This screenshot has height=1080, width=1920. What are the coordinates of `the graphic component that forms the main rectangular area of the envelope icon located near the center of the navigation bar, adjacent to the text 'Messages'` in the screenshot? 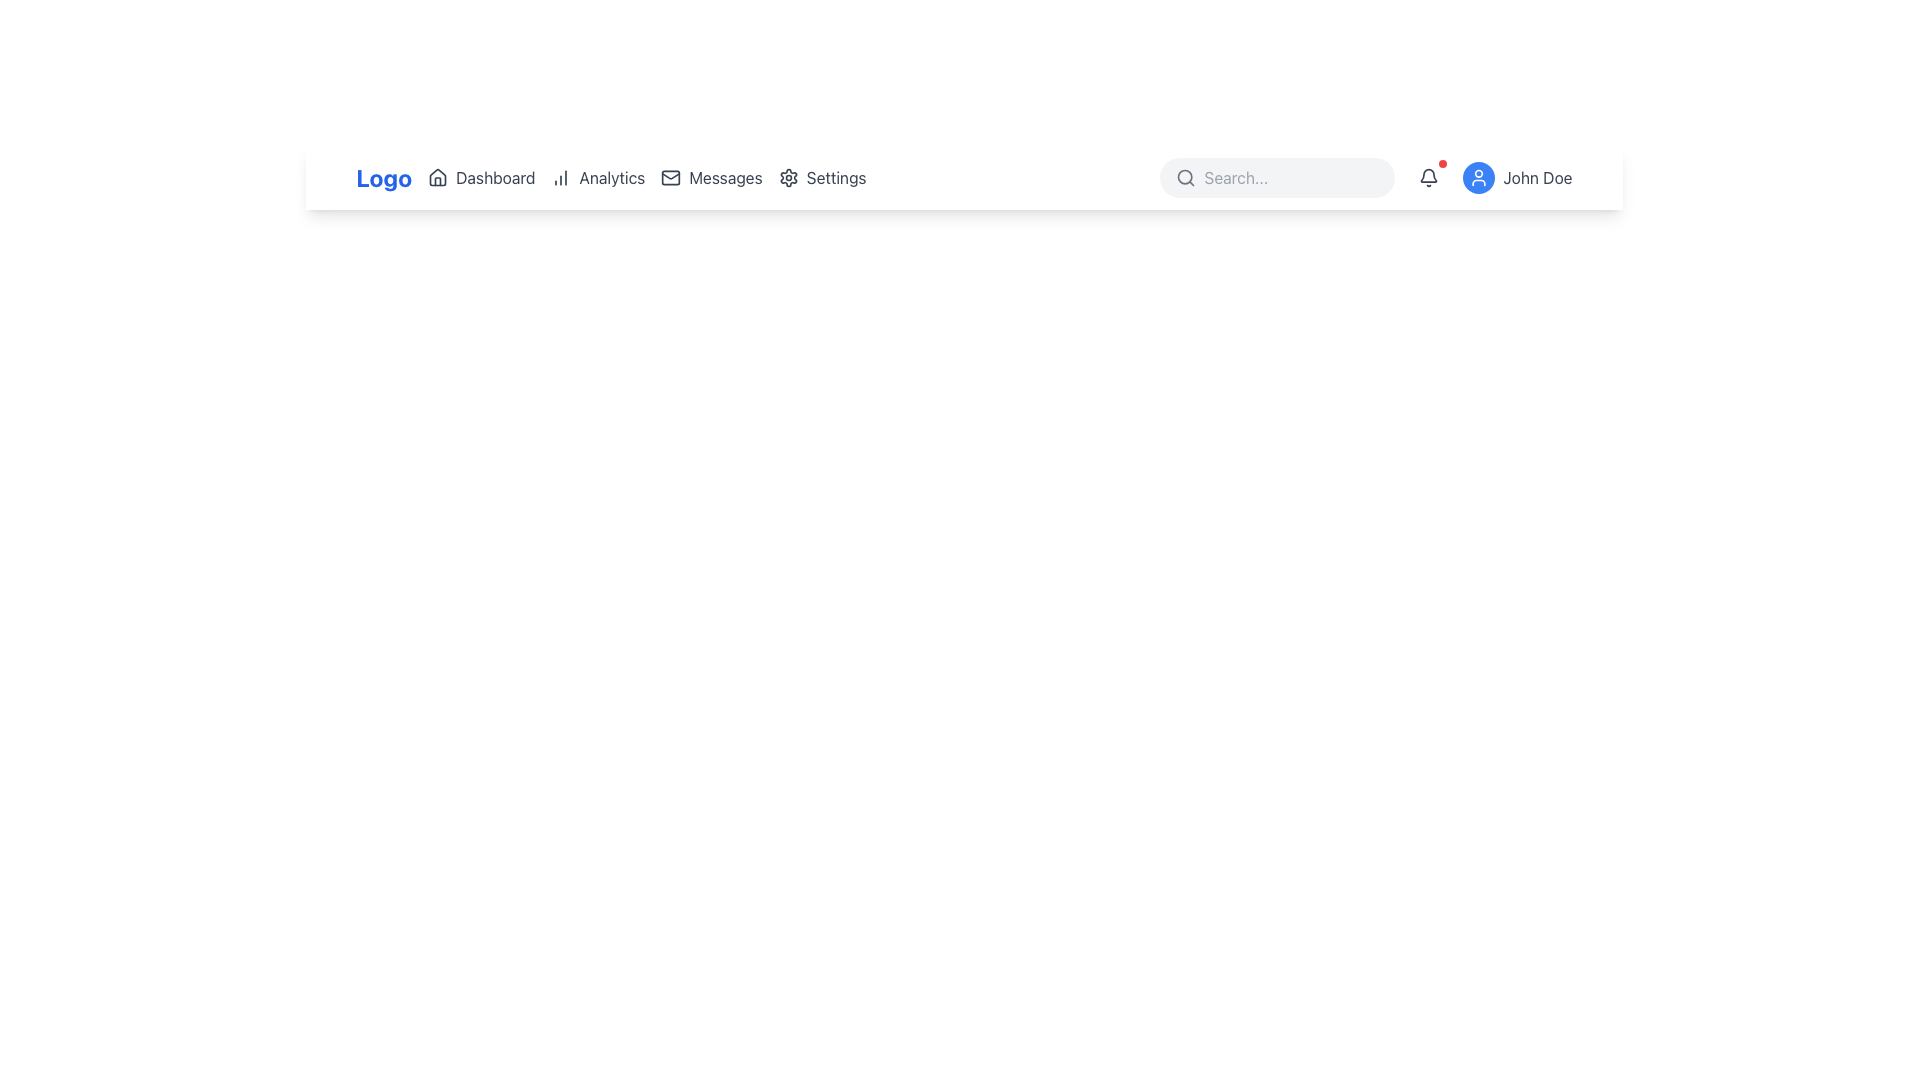 It's located at (671, 176).